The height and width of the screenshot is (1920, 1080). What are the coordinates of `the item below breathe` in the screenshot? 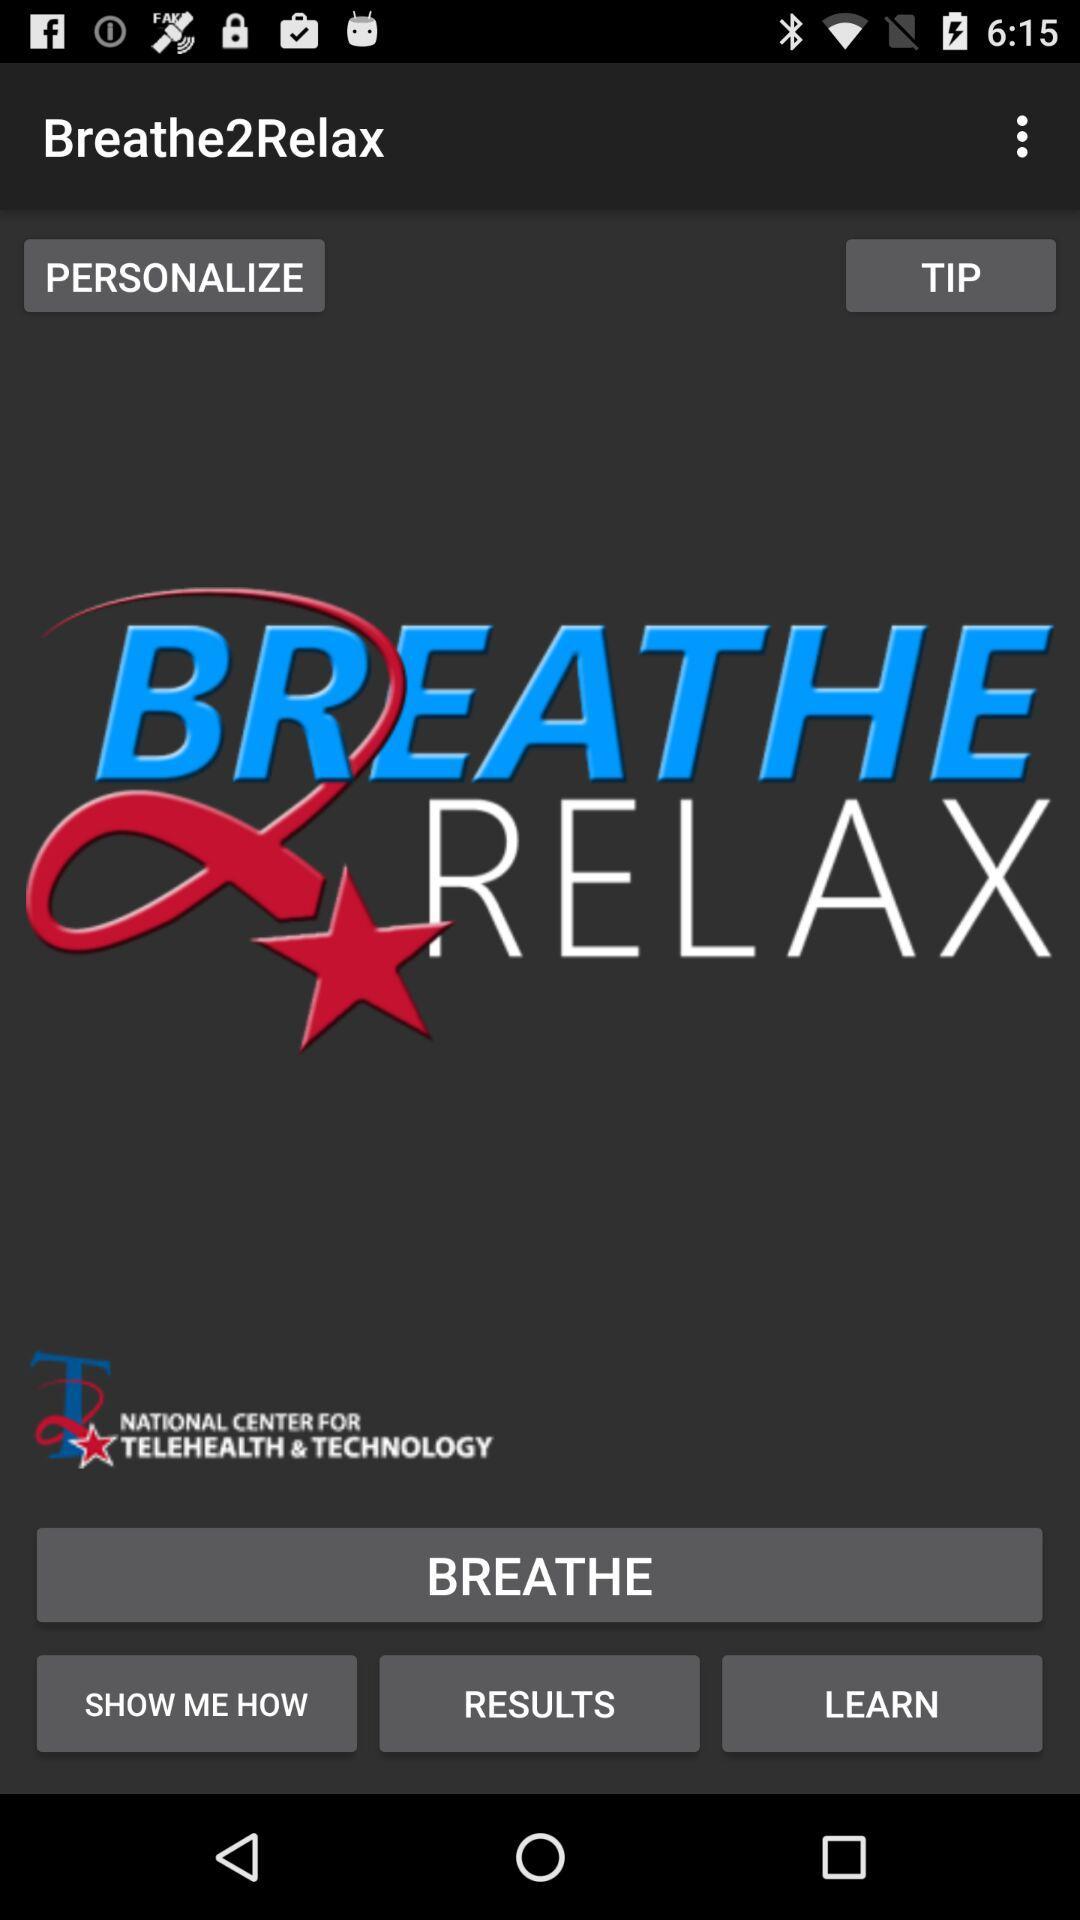 It's located at (196, 1702).